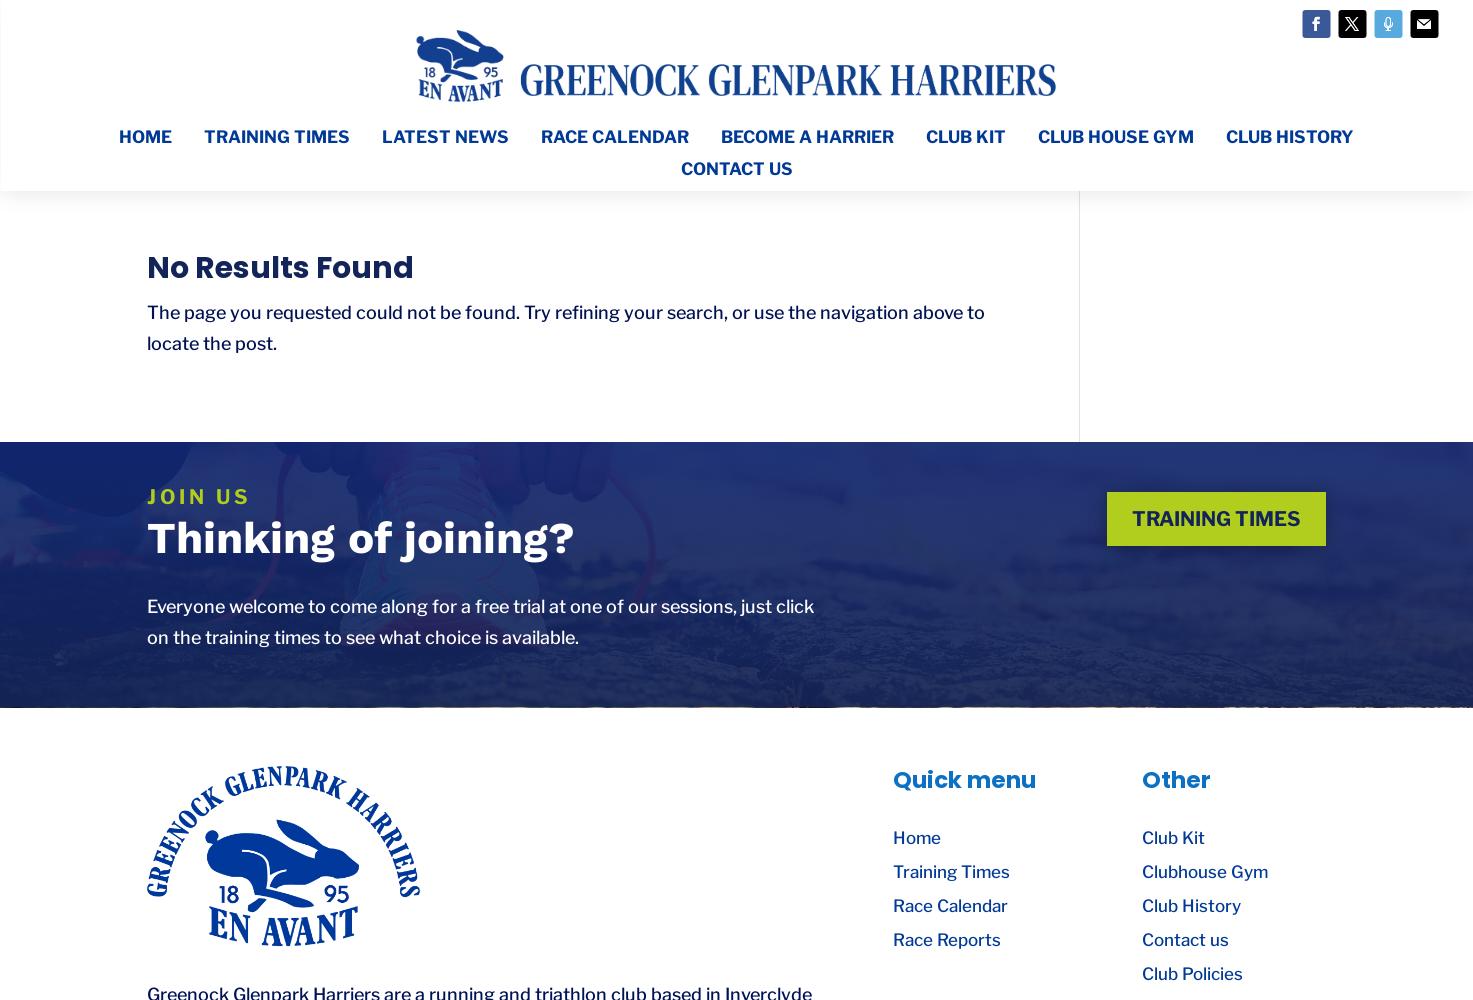  What do you see at coordinates (1189, 906) in the screenshot?
I see `'Club History'` at bounding box center [1189, 906].